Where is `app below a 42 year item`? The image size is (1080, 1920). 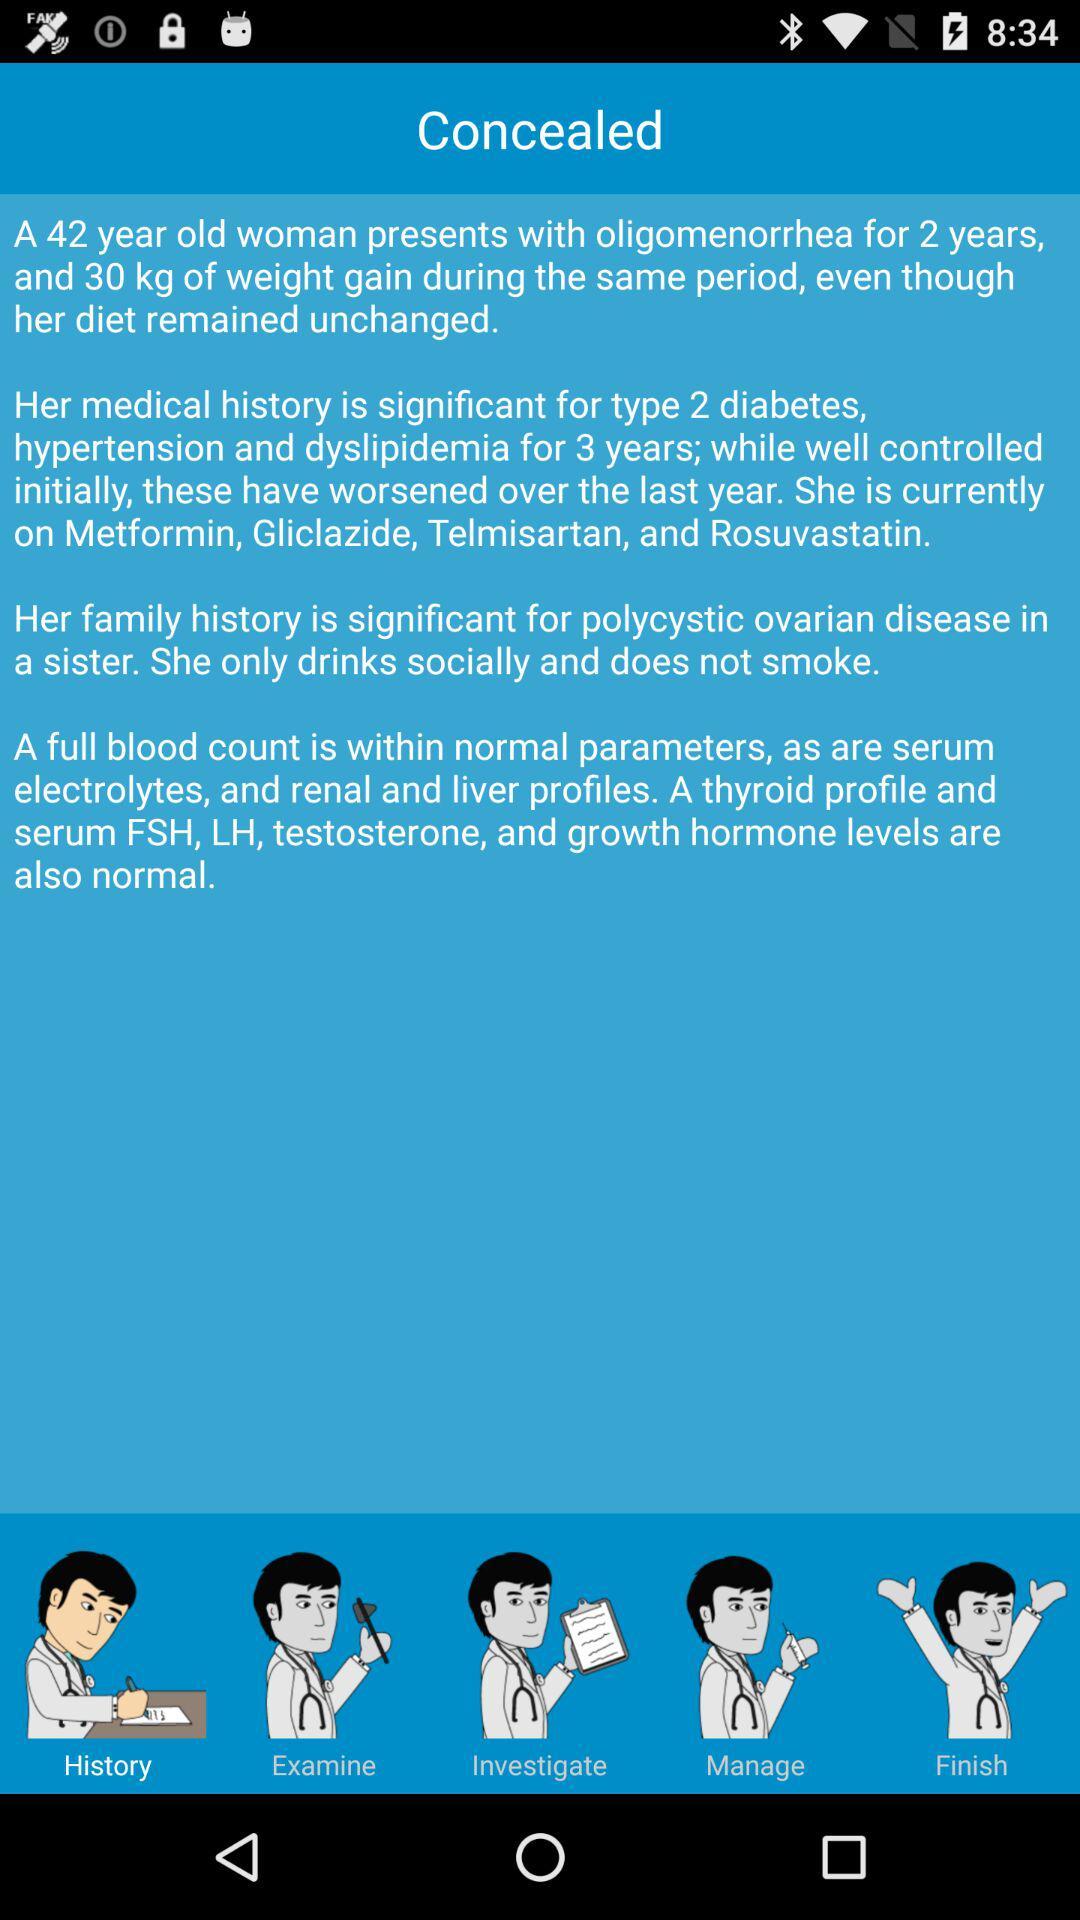
app below a 42 year item is located at coordinates (756, 1653).